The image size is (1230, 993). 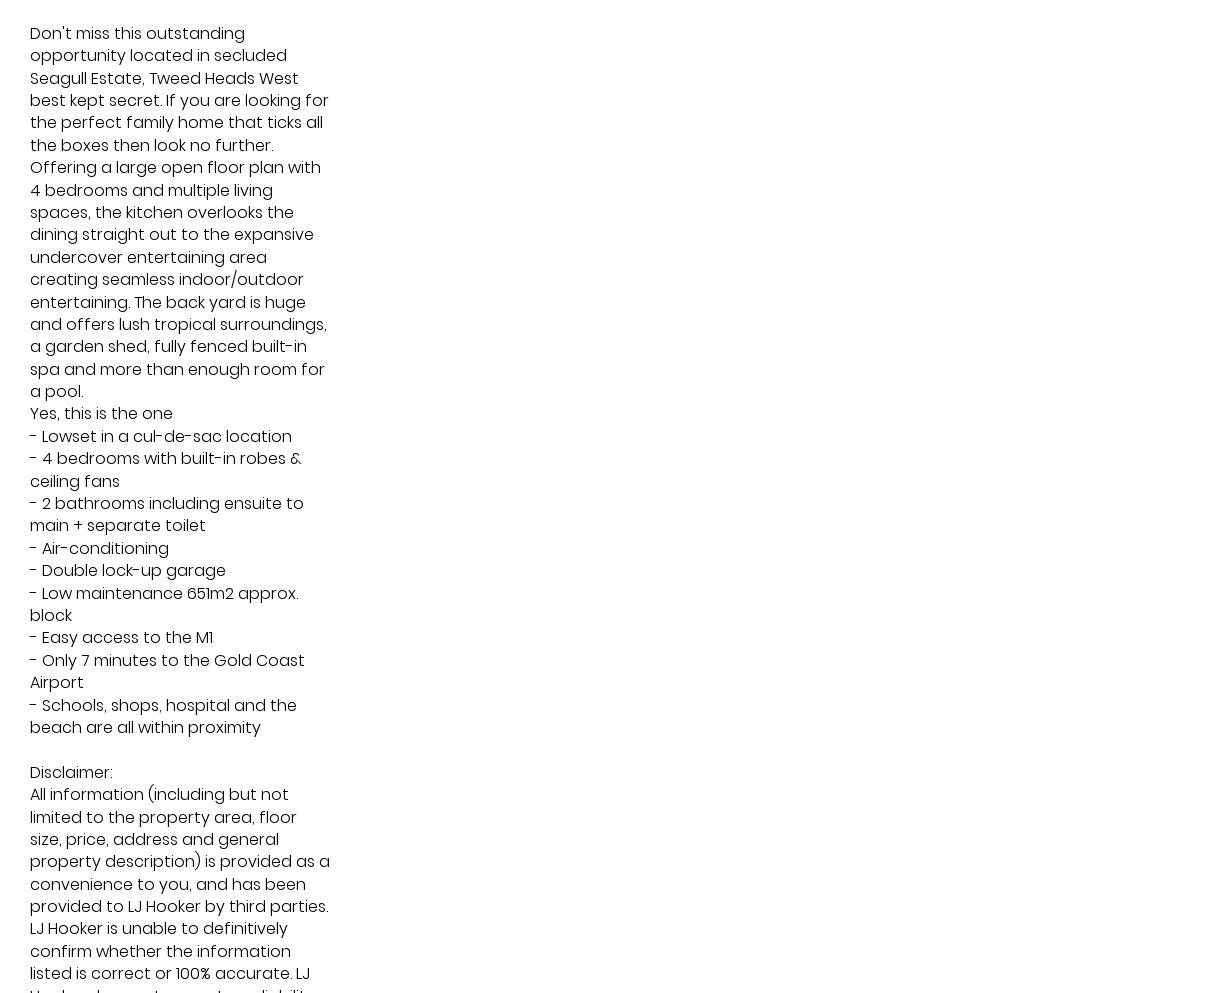 I want to click on '4', so click(x=746, y=520).